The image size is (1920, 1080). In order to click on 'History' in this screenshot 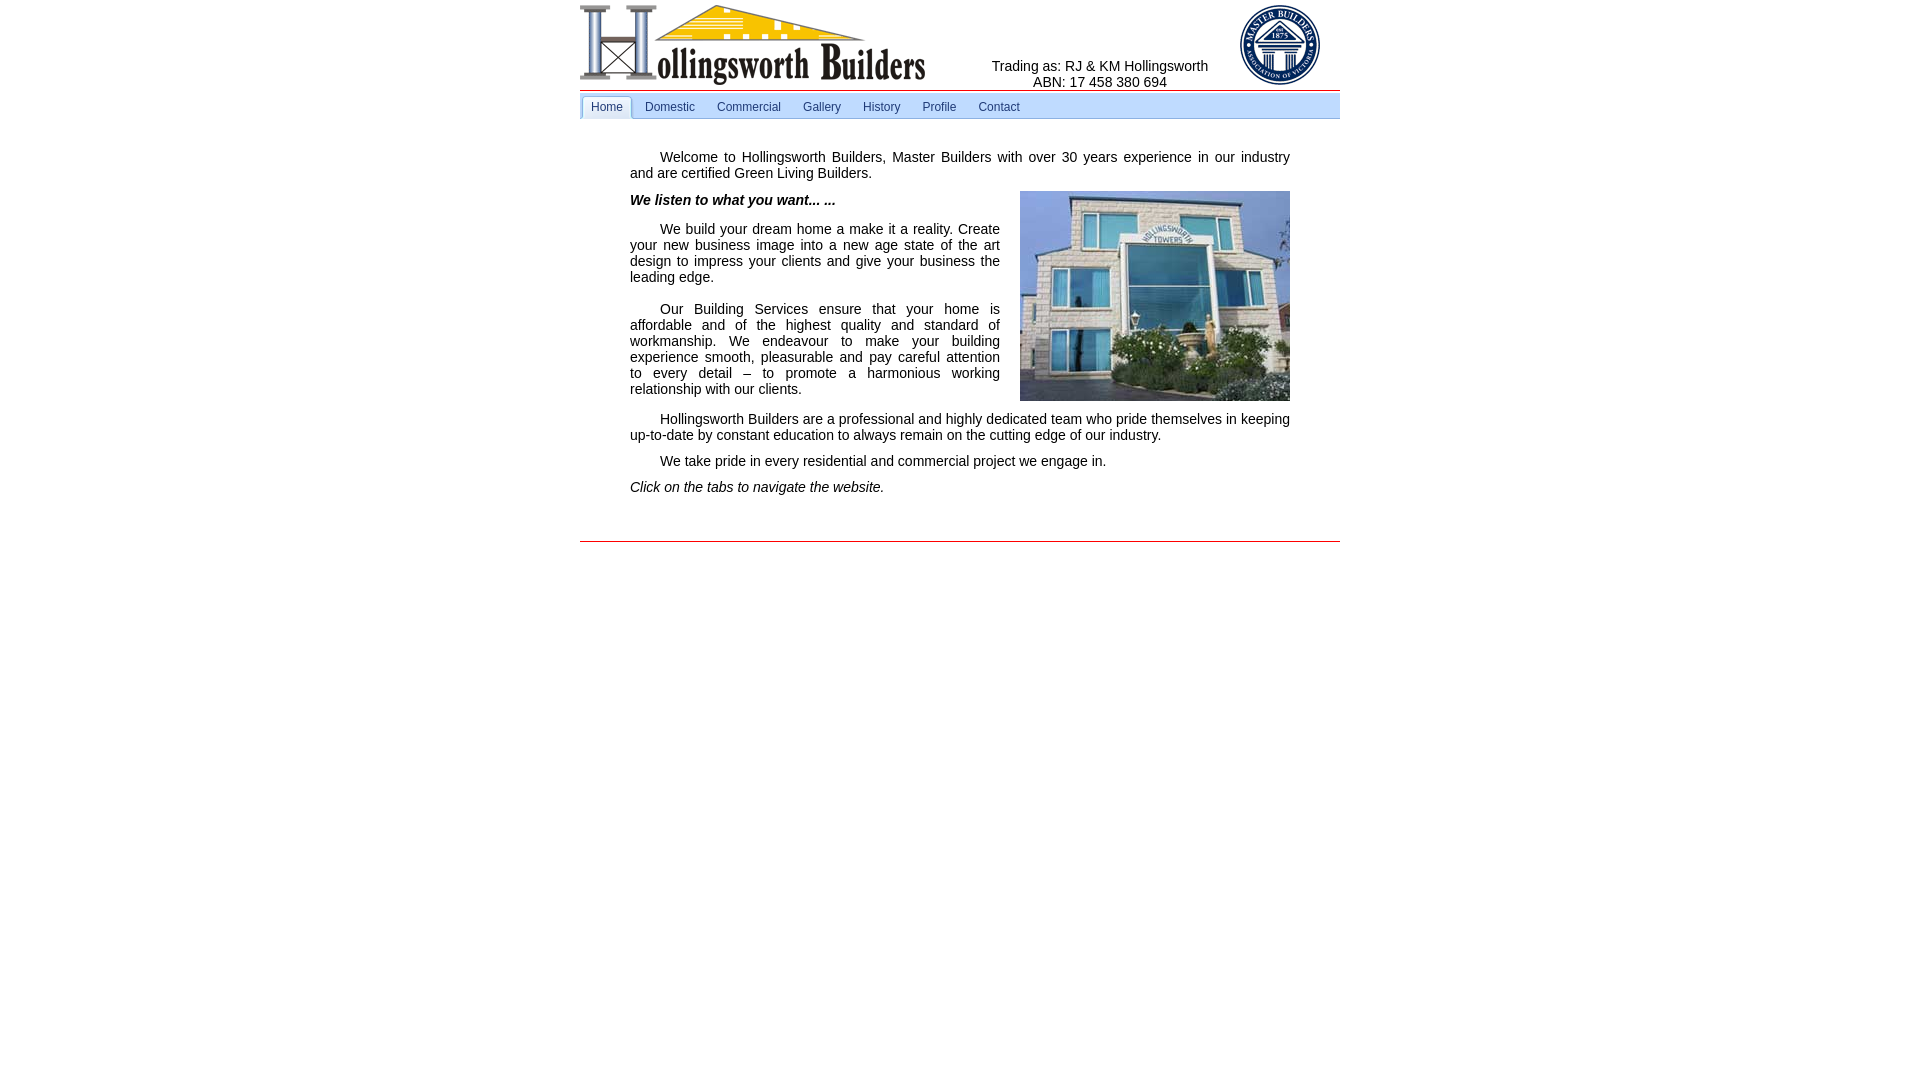, I will do `click(880, 107)`.